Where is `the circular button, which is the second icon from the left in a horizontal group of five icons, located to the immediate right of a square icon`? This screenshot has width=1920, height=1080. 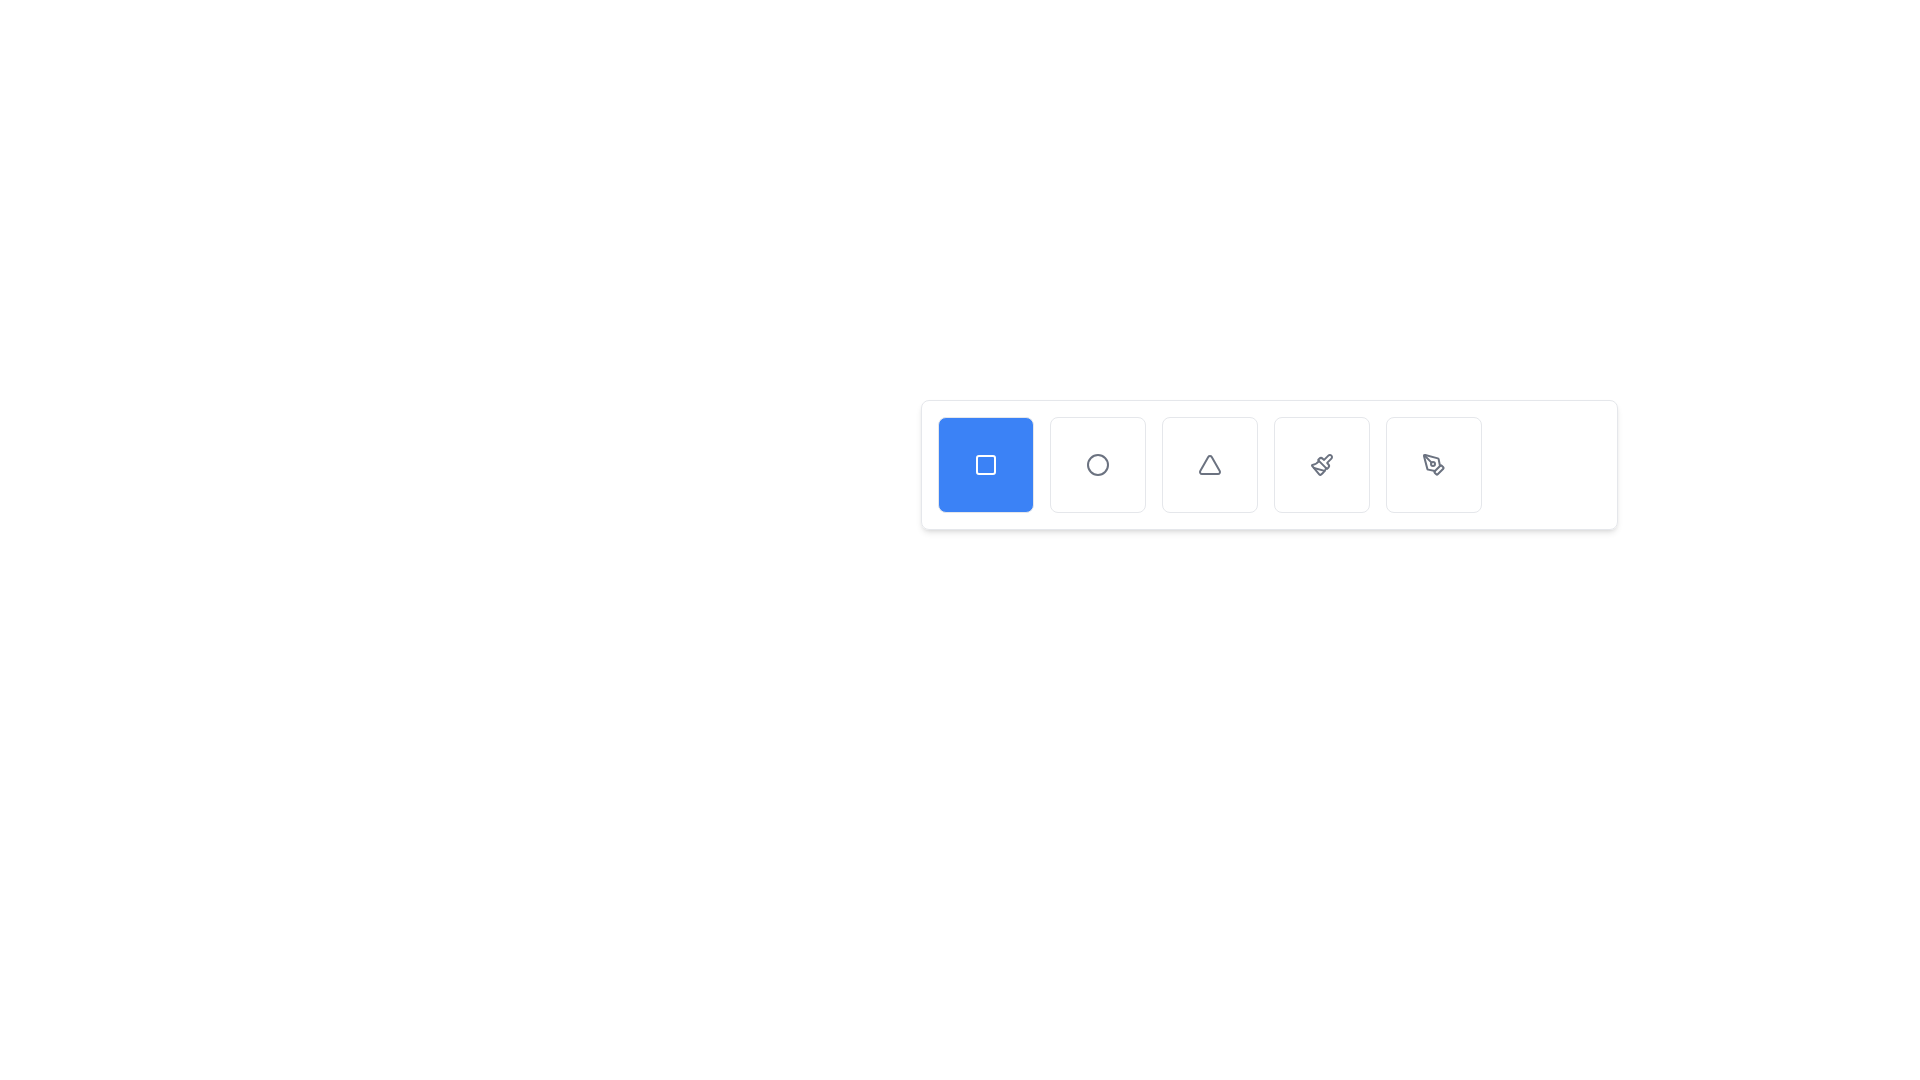 the circular button, which is the second icon from the left in a horizontal group of five icons, located to the immediate right of a square icon is located at coordinates (1097, 465).